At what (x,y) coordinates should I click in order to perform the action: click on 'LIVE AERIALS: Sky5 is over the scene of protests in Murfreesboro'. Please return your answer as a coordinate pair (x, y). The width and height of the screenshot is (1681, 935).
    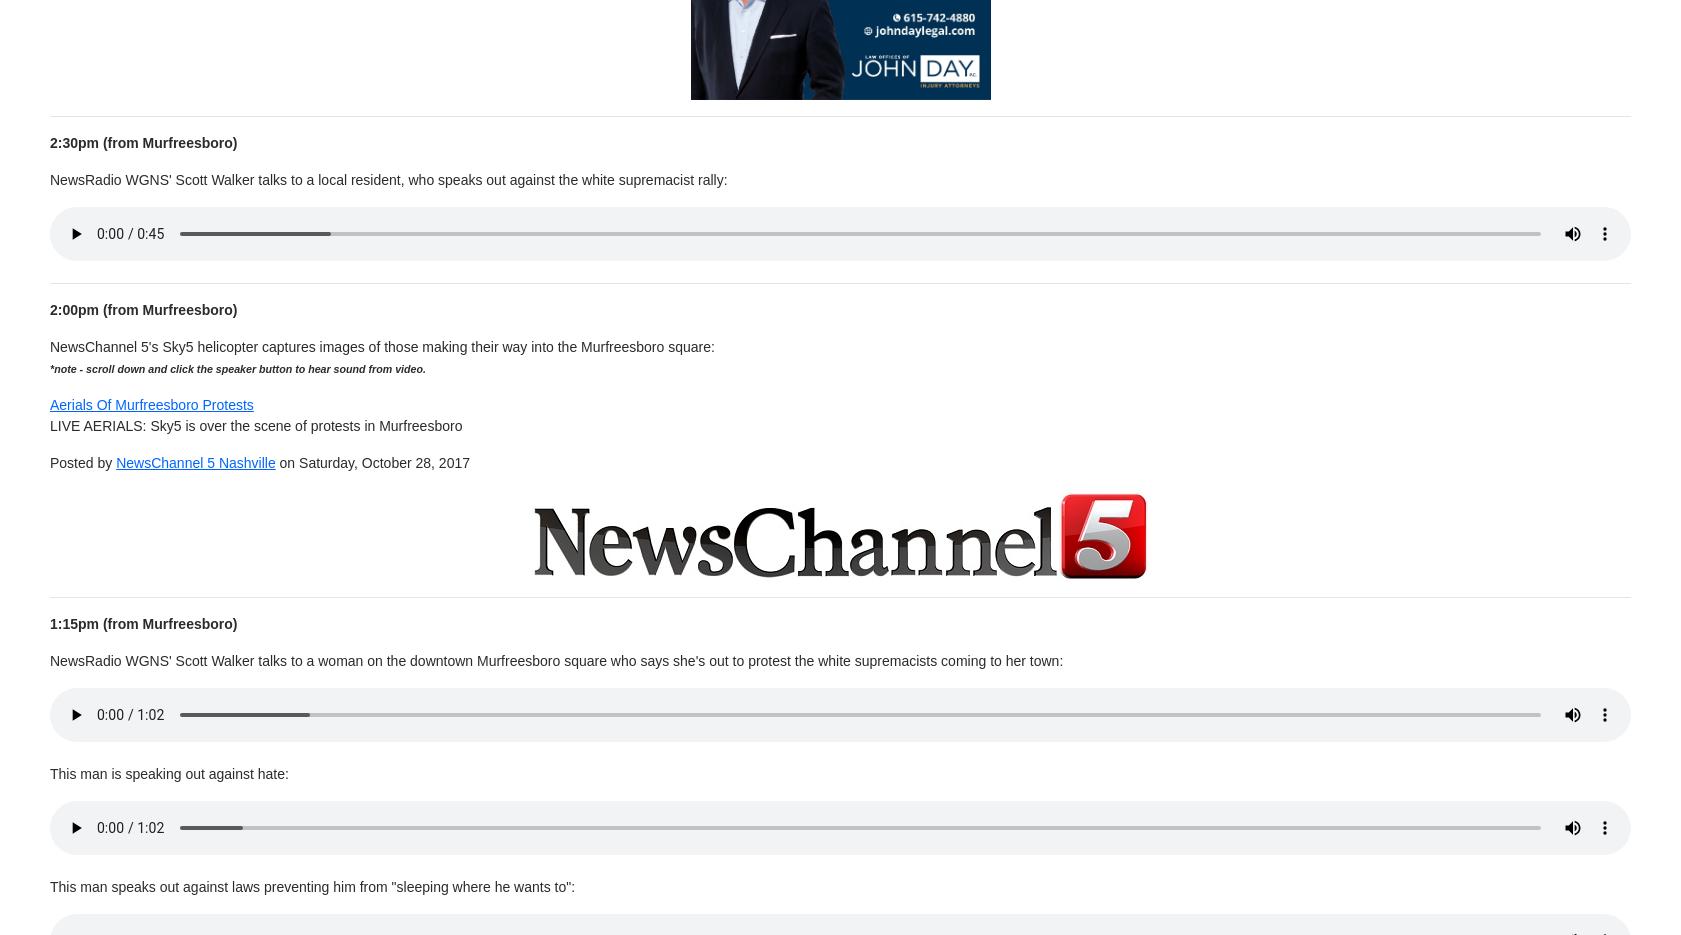
    Looking at the image, I should click on (255, 424).